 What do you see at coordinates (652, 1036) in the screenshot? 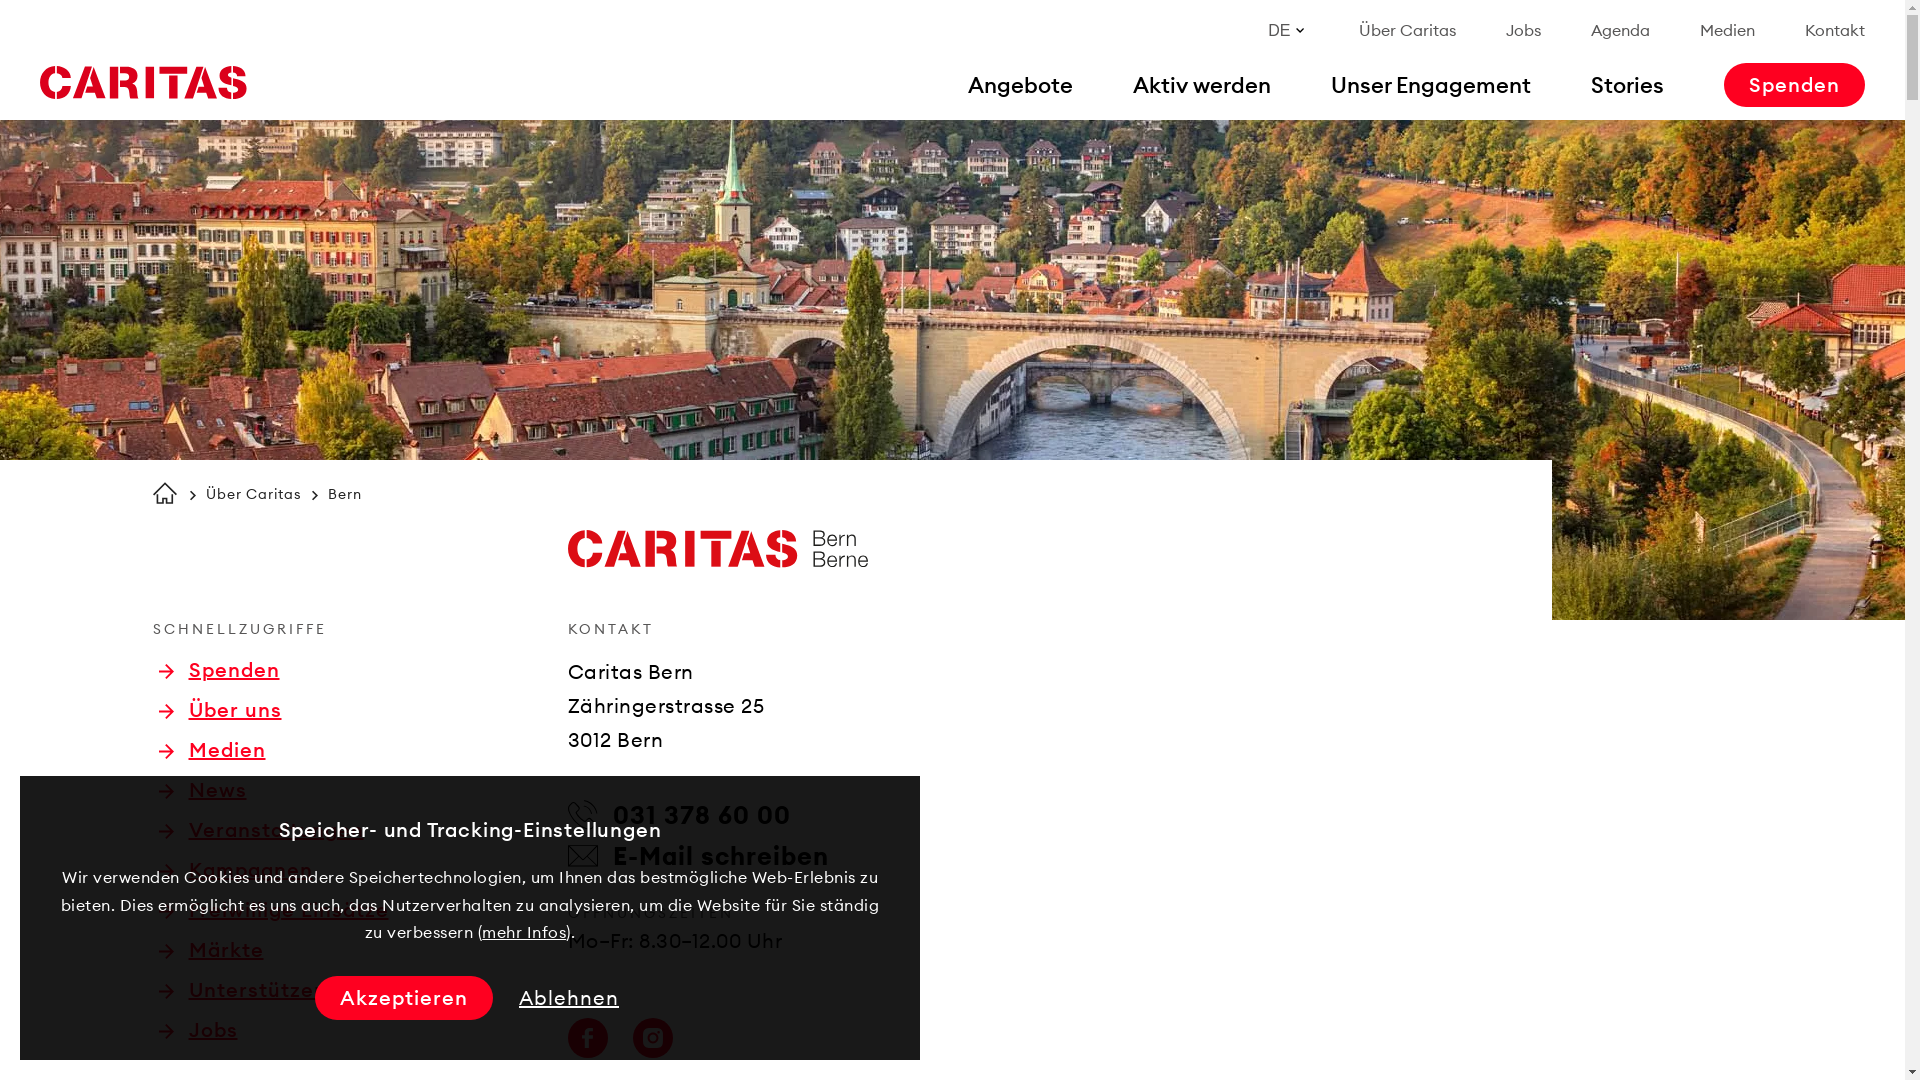
I see `'instagram'` at bounding box center [652, 1036].